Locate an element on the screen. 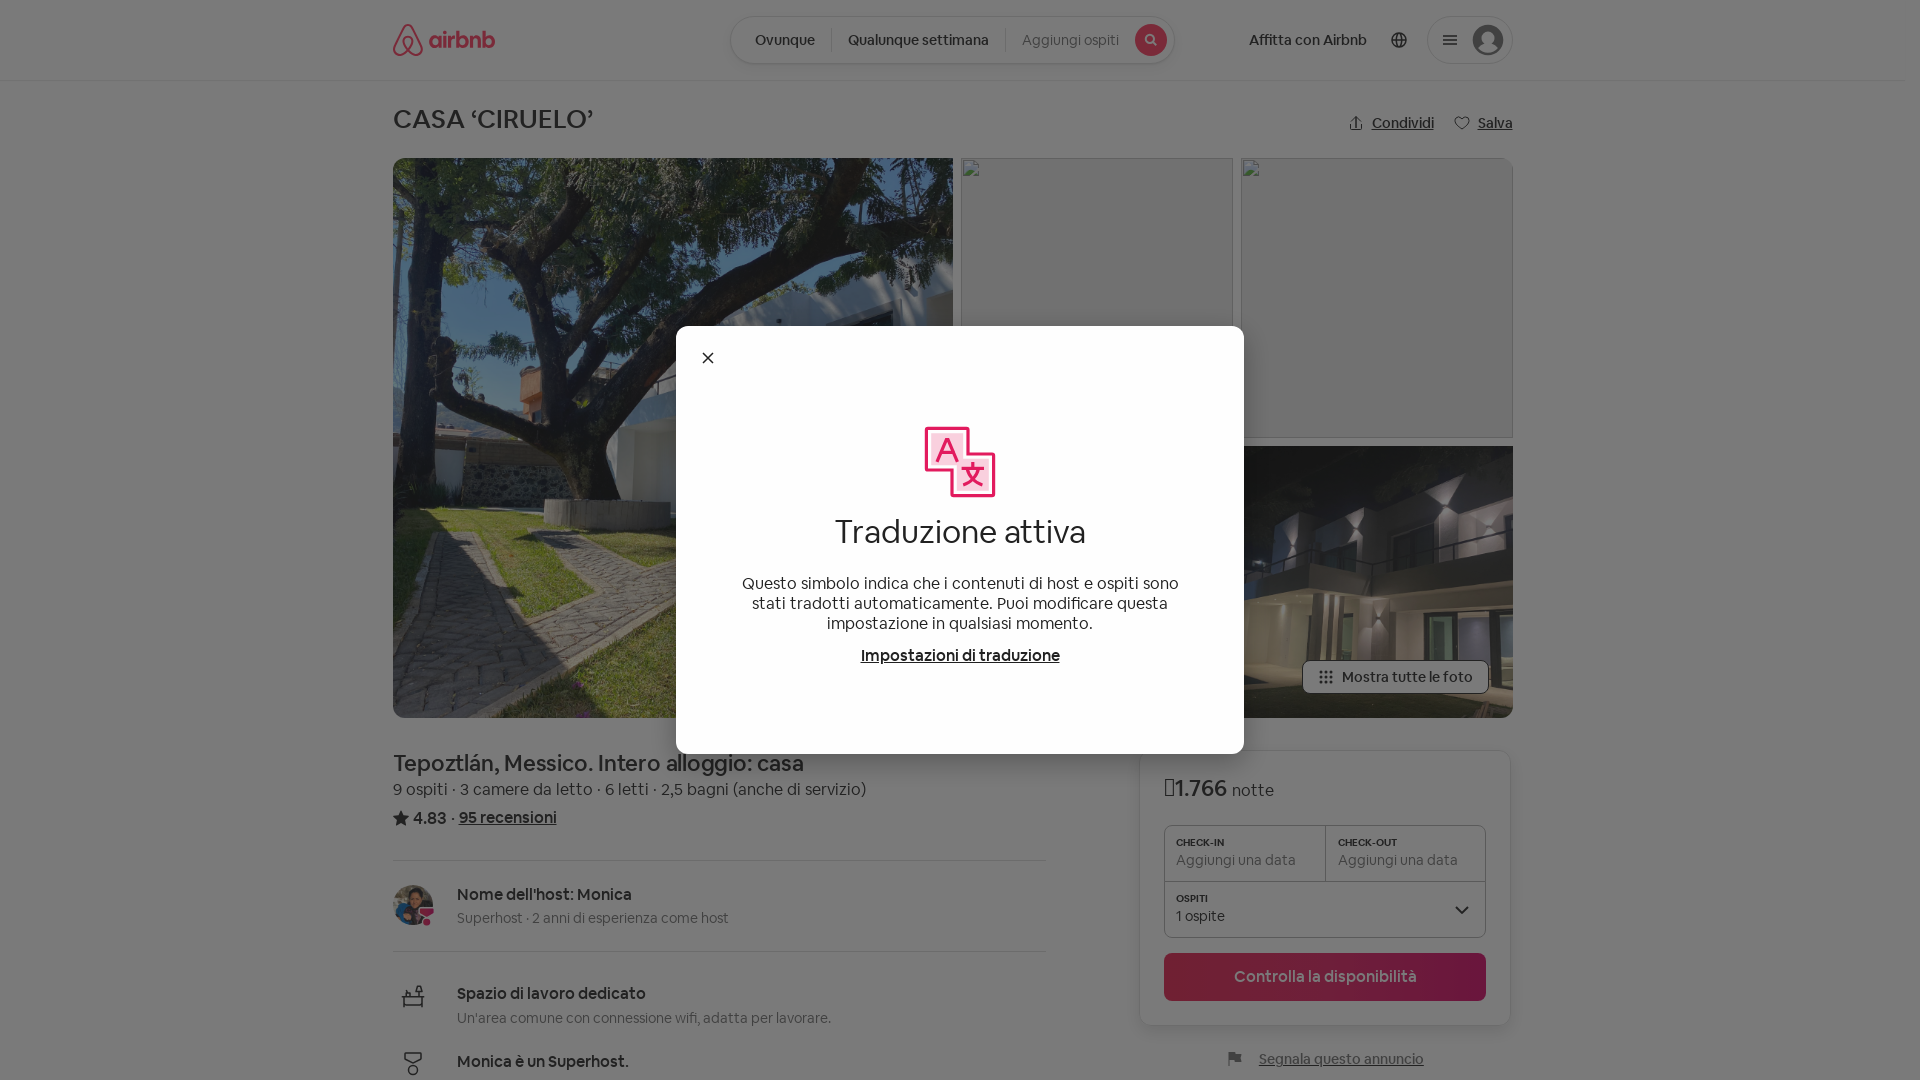 This screenshot has width=1920, height=1080. 'Impostazioni di traduzione' is located at coordinates (958, 655).